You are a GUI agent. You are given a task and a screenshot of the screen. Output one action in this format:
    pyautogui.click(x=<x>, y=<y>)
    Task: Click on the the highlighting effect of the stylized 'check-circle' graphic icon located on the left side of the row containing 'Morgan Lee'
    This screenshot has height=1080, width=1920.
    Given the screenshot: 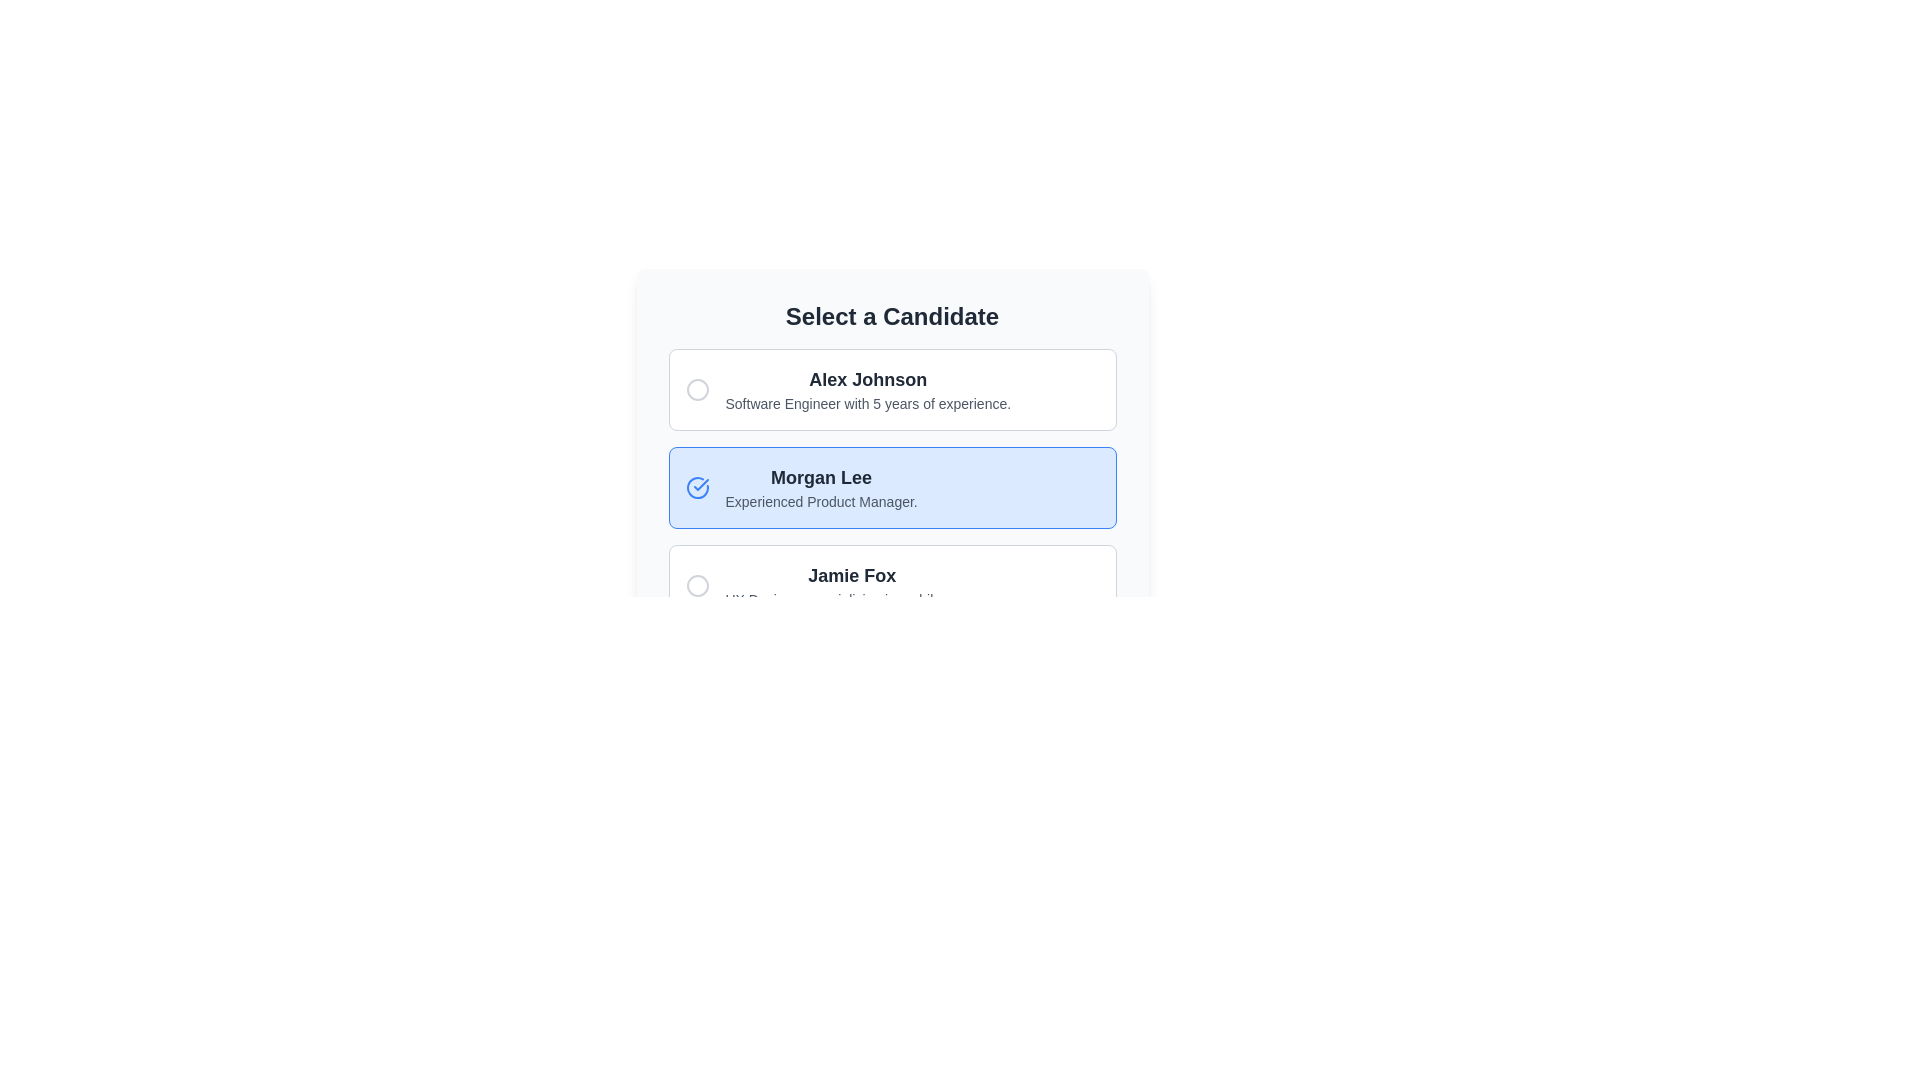 What is the action you would take?
    pyautogui.click(x=697, y=488)
    